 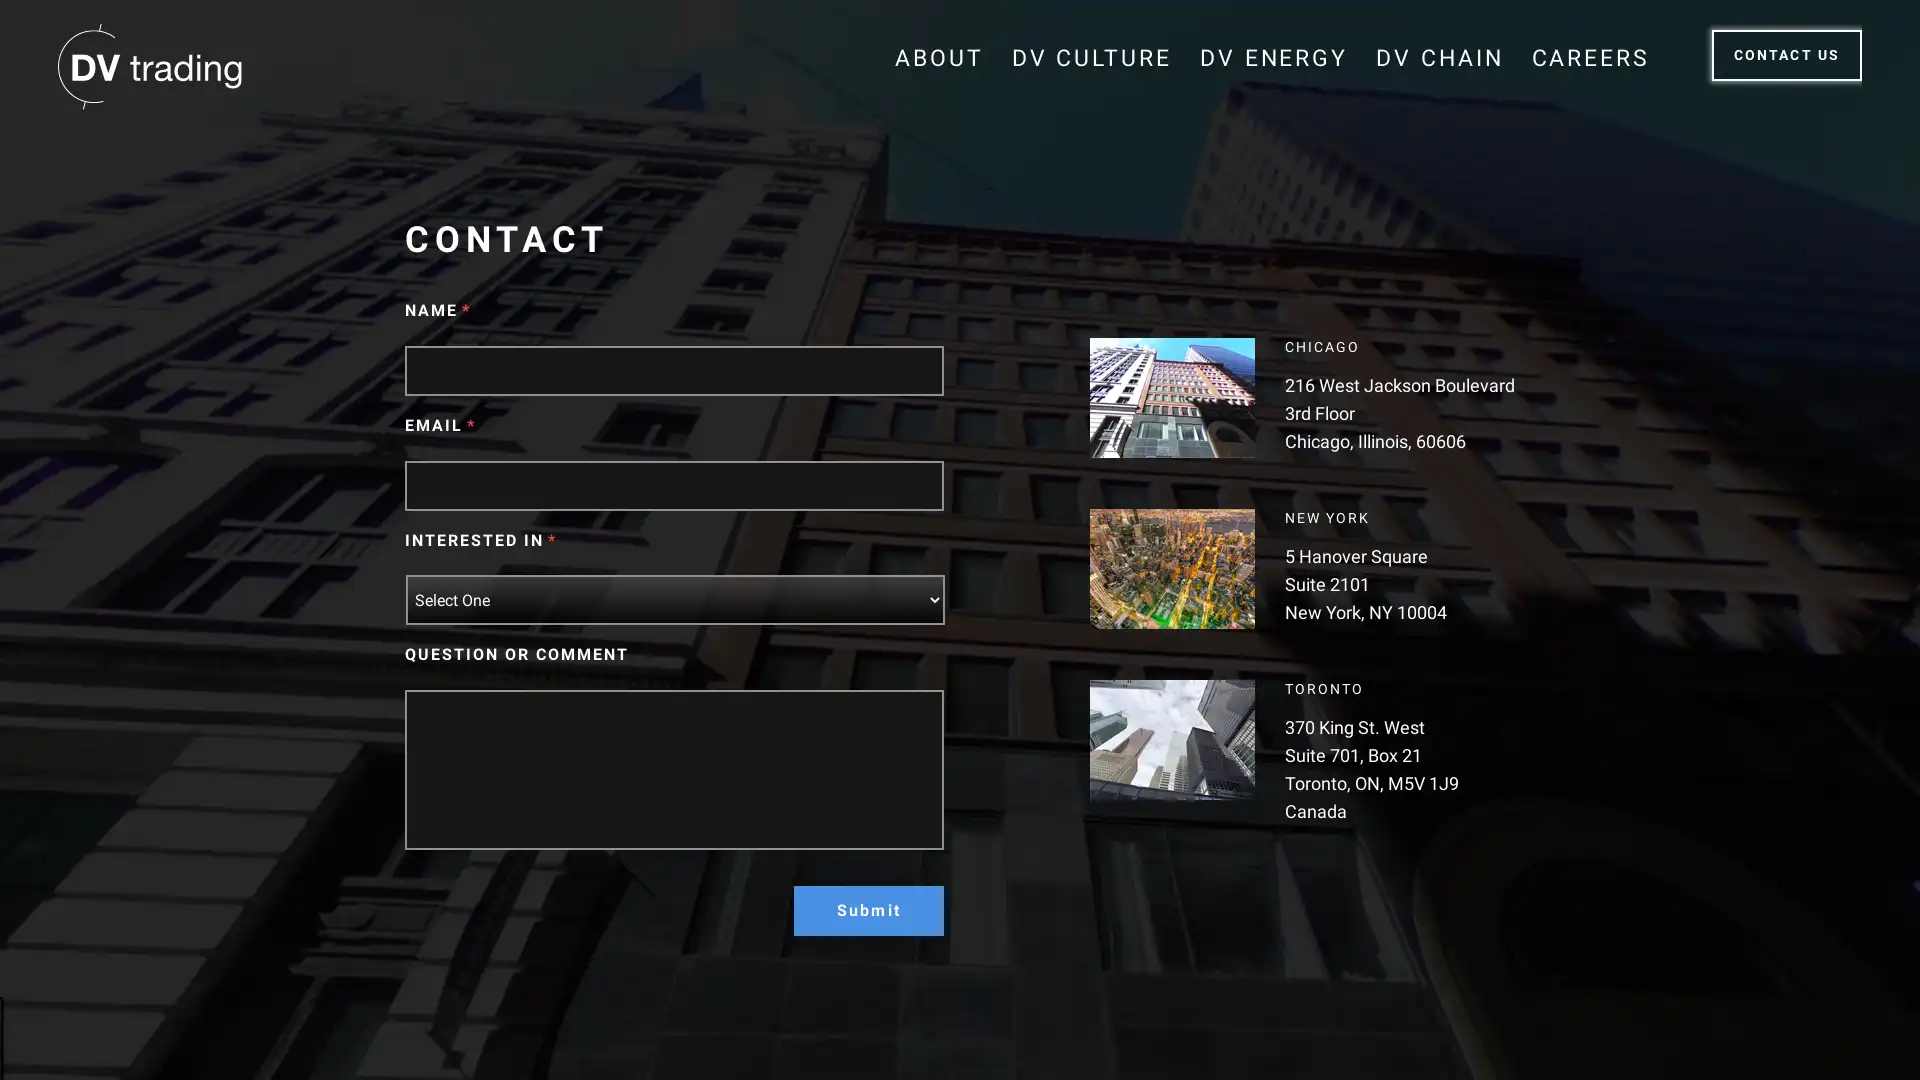 I want to click on Submit, so click(x=868, y=910).